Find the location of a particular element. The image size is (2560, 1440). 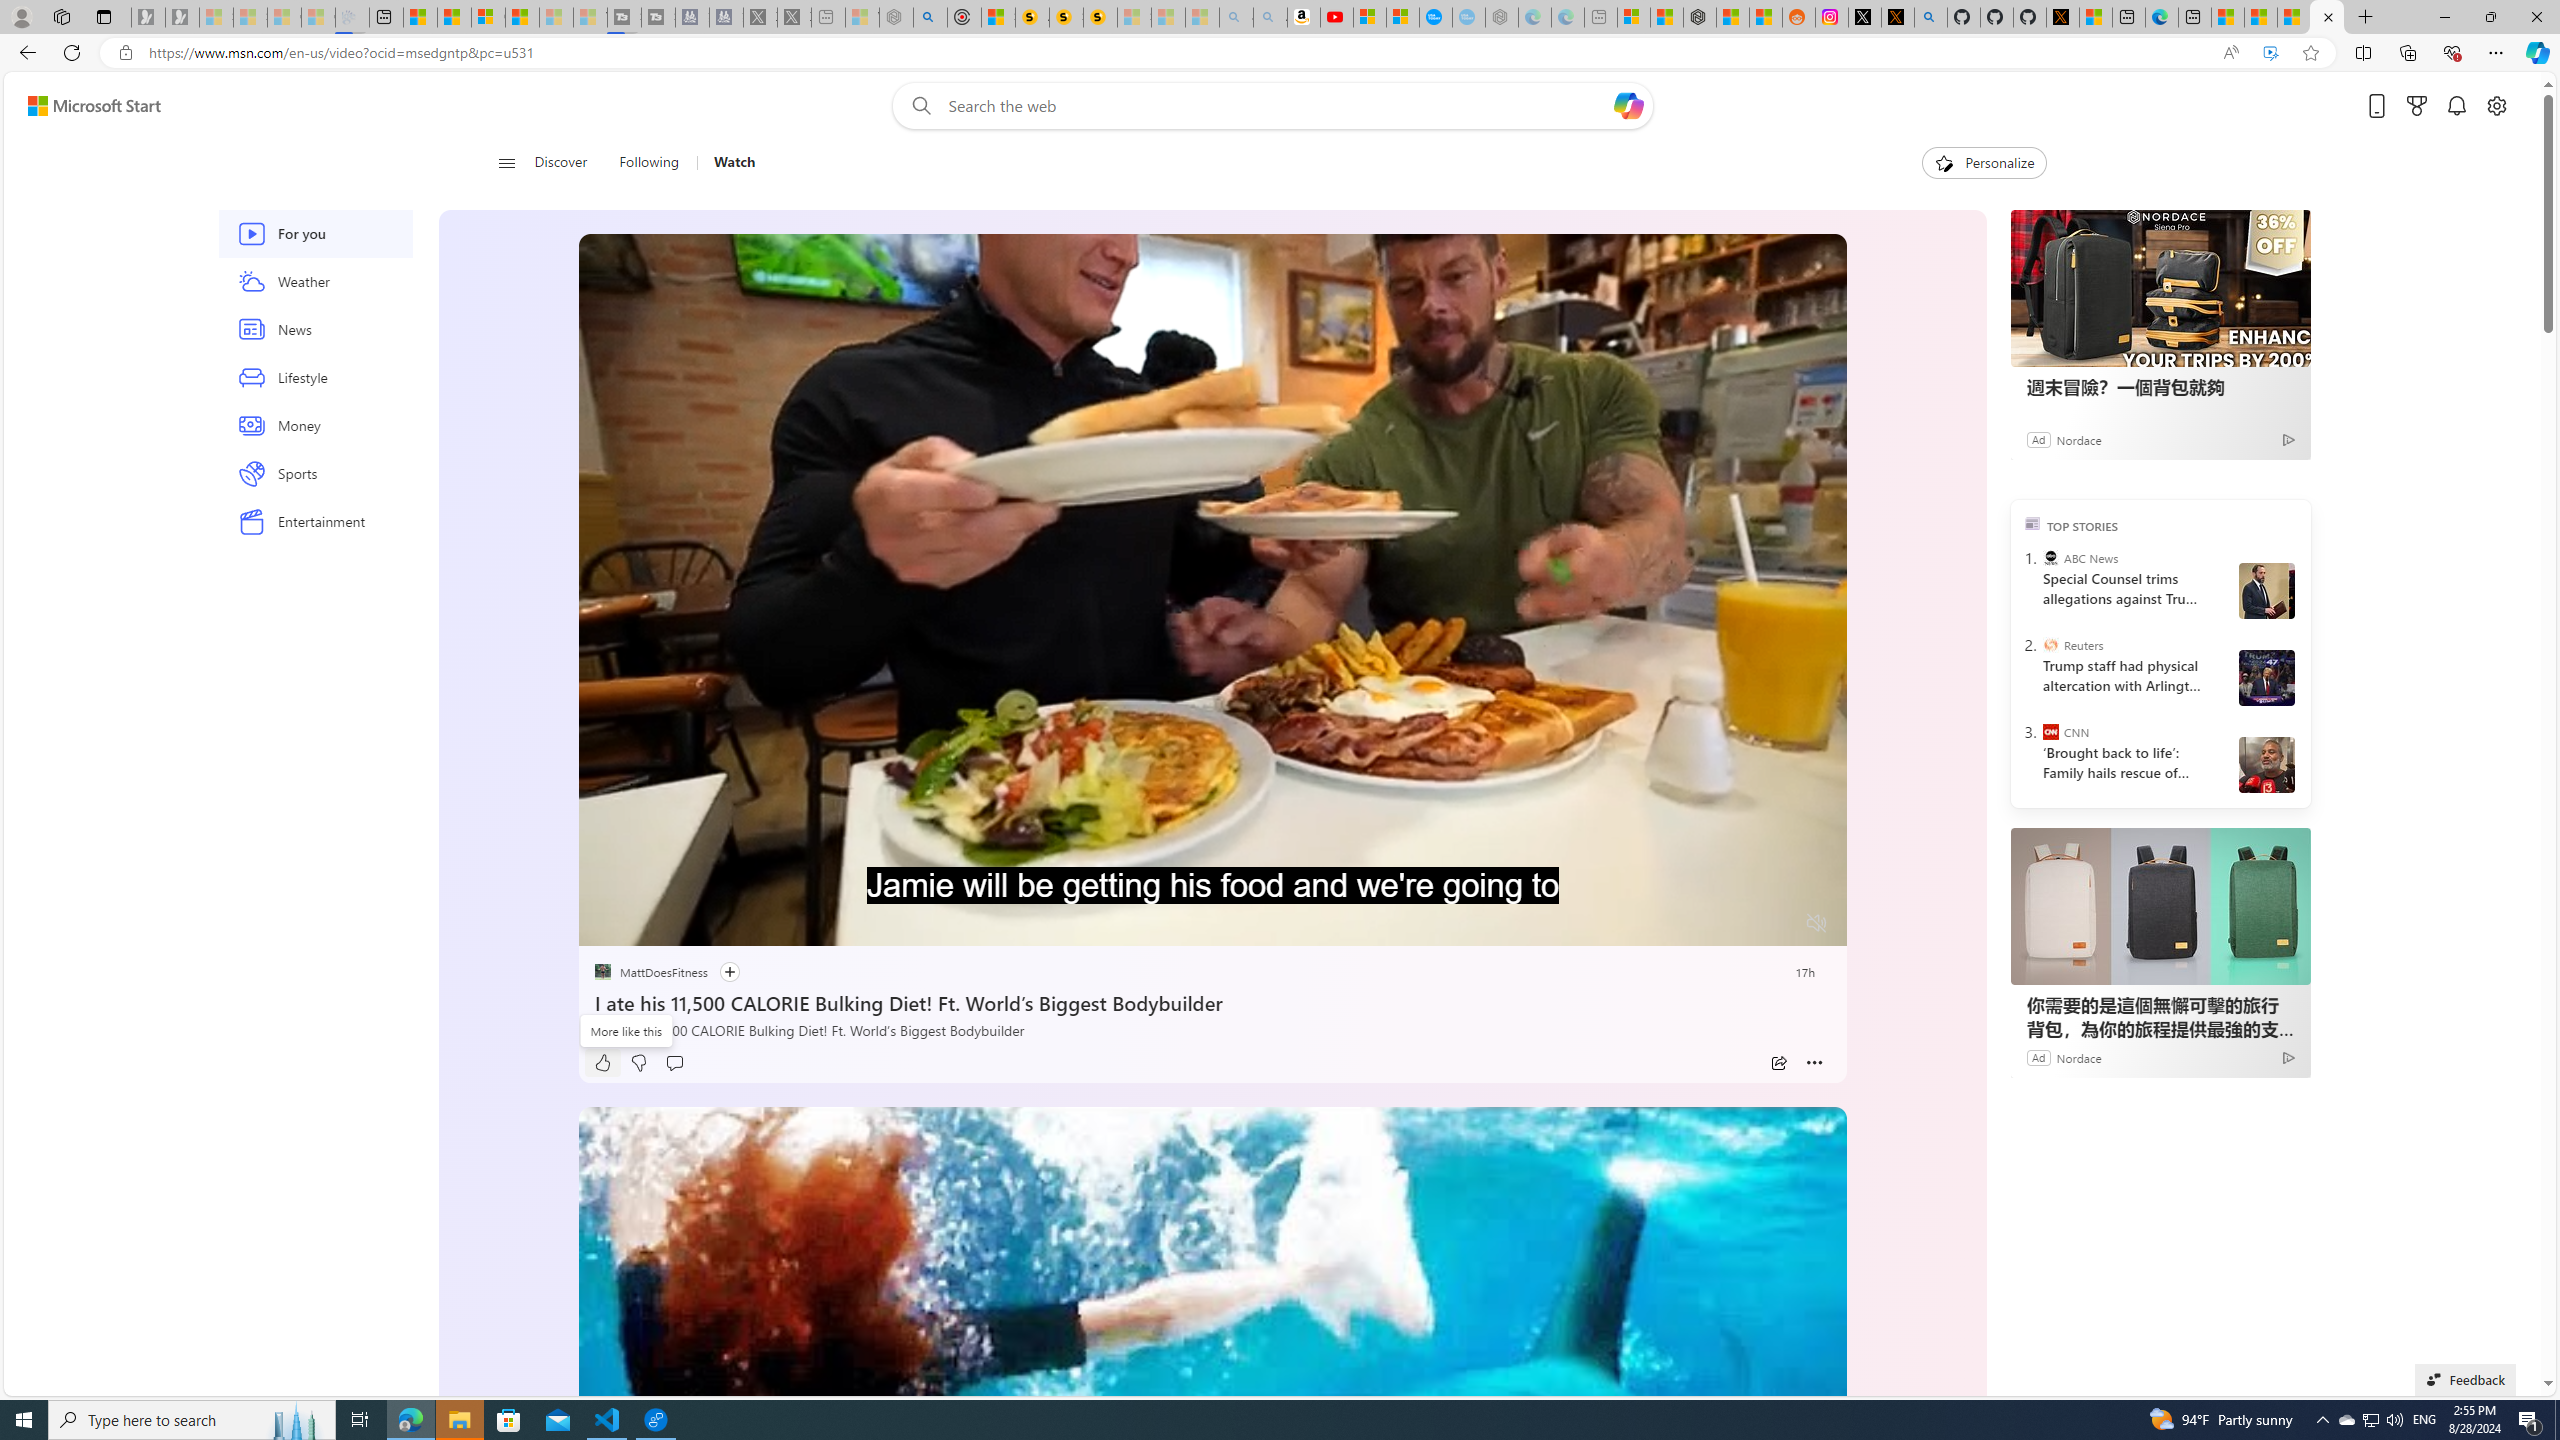

'amazon - Search - Sleeping' is located at coordinates (1235, 16).